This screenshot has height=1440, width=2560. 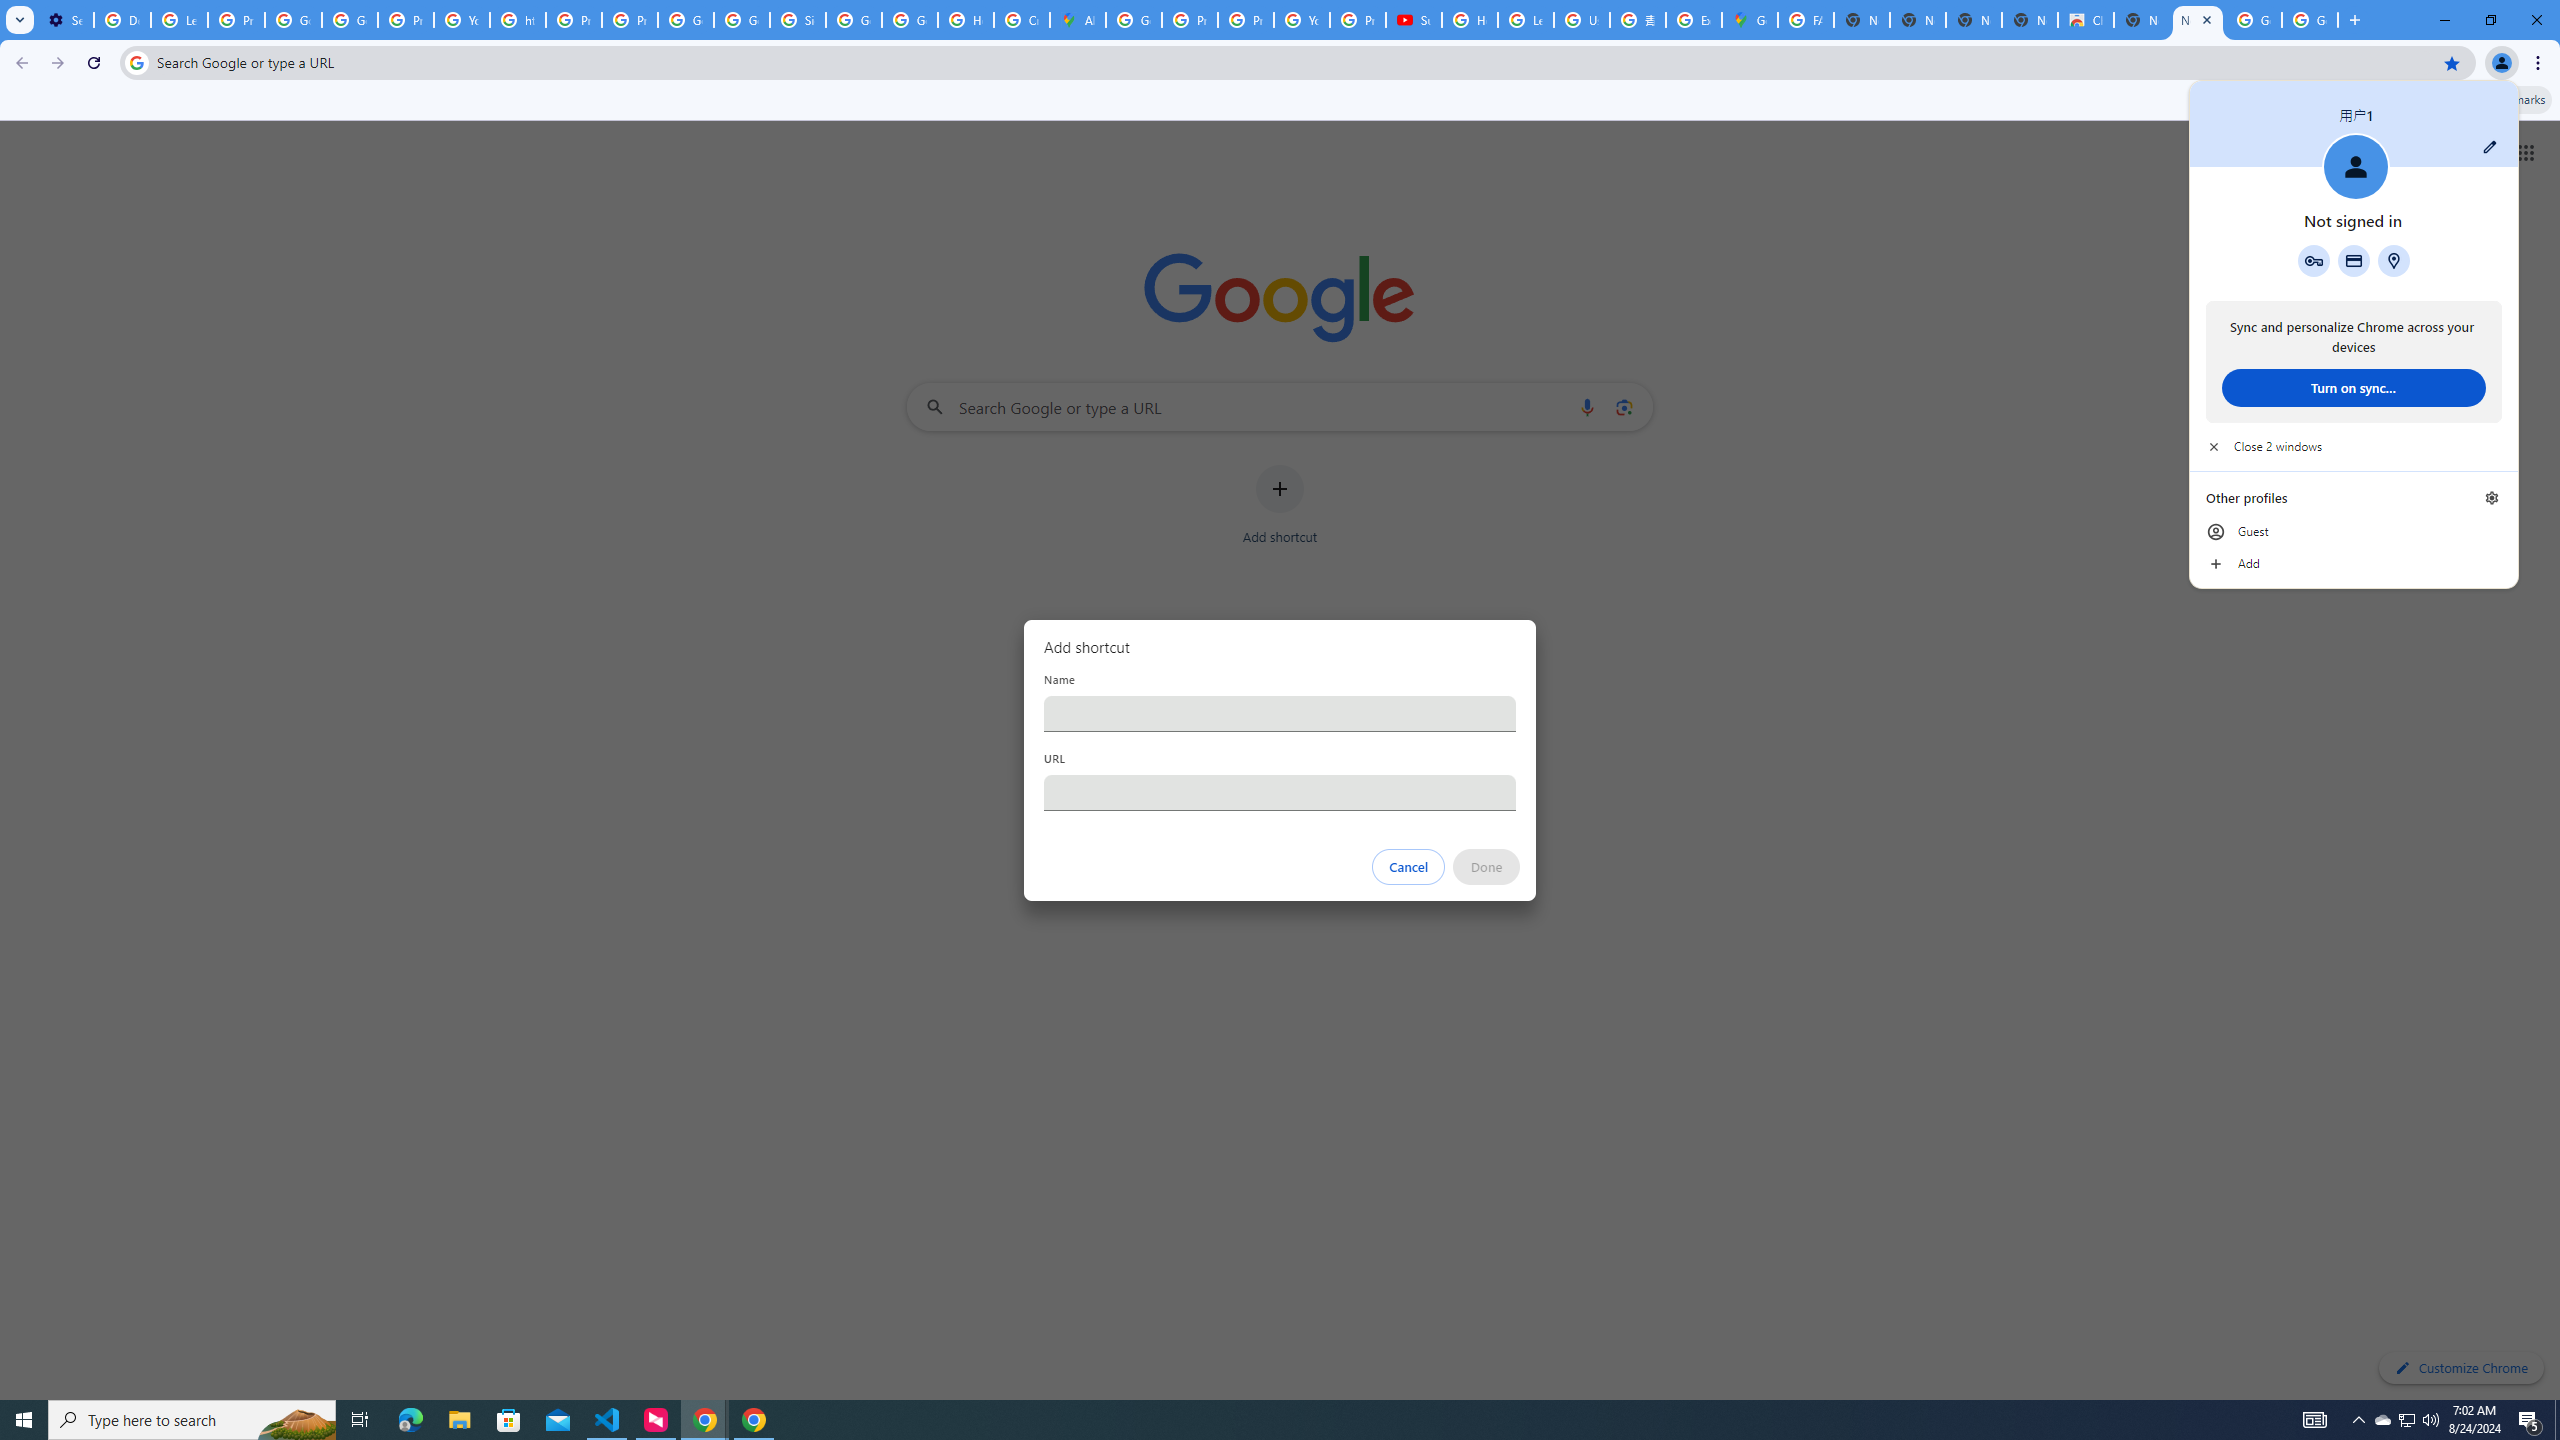 What do you see at coordinates (2314, 260) in the screenshot?
I see `'Google Password Manager'` at bounding box center [2314, 260].